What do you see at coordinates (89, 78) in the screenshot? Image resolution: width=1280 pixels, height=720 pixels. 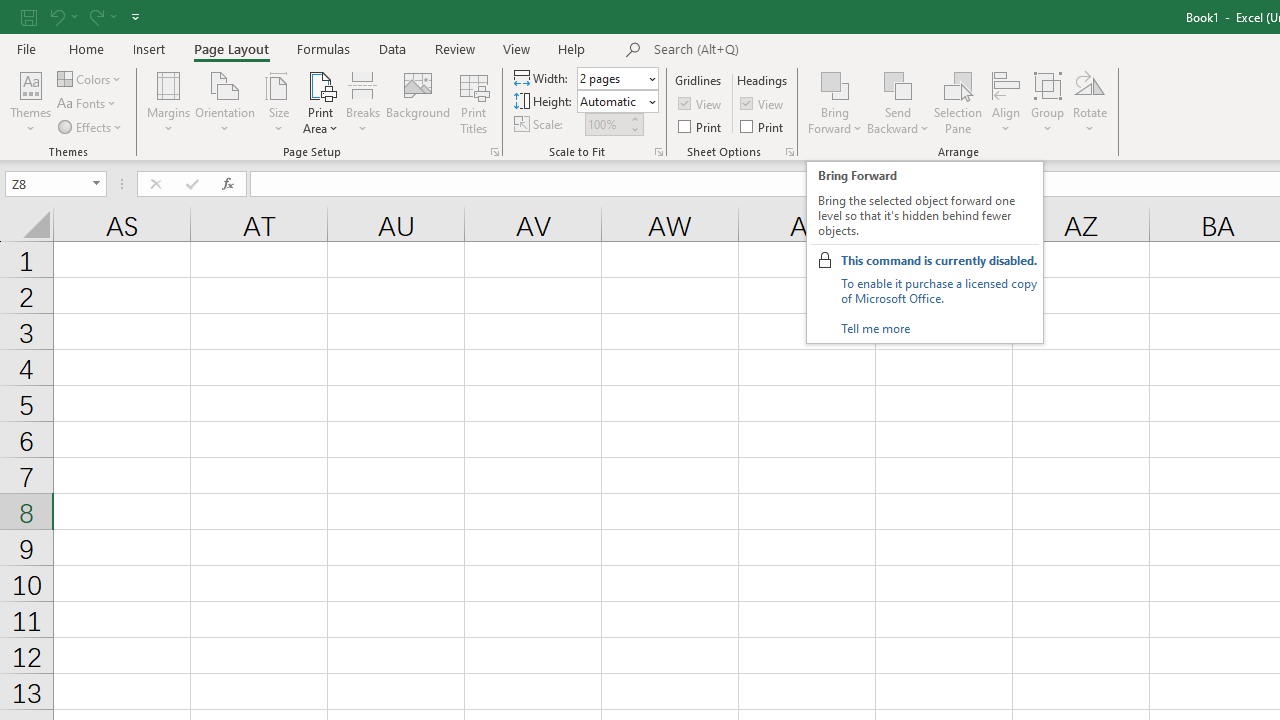 I see `'Colors'` at bounding box center [89, 78].